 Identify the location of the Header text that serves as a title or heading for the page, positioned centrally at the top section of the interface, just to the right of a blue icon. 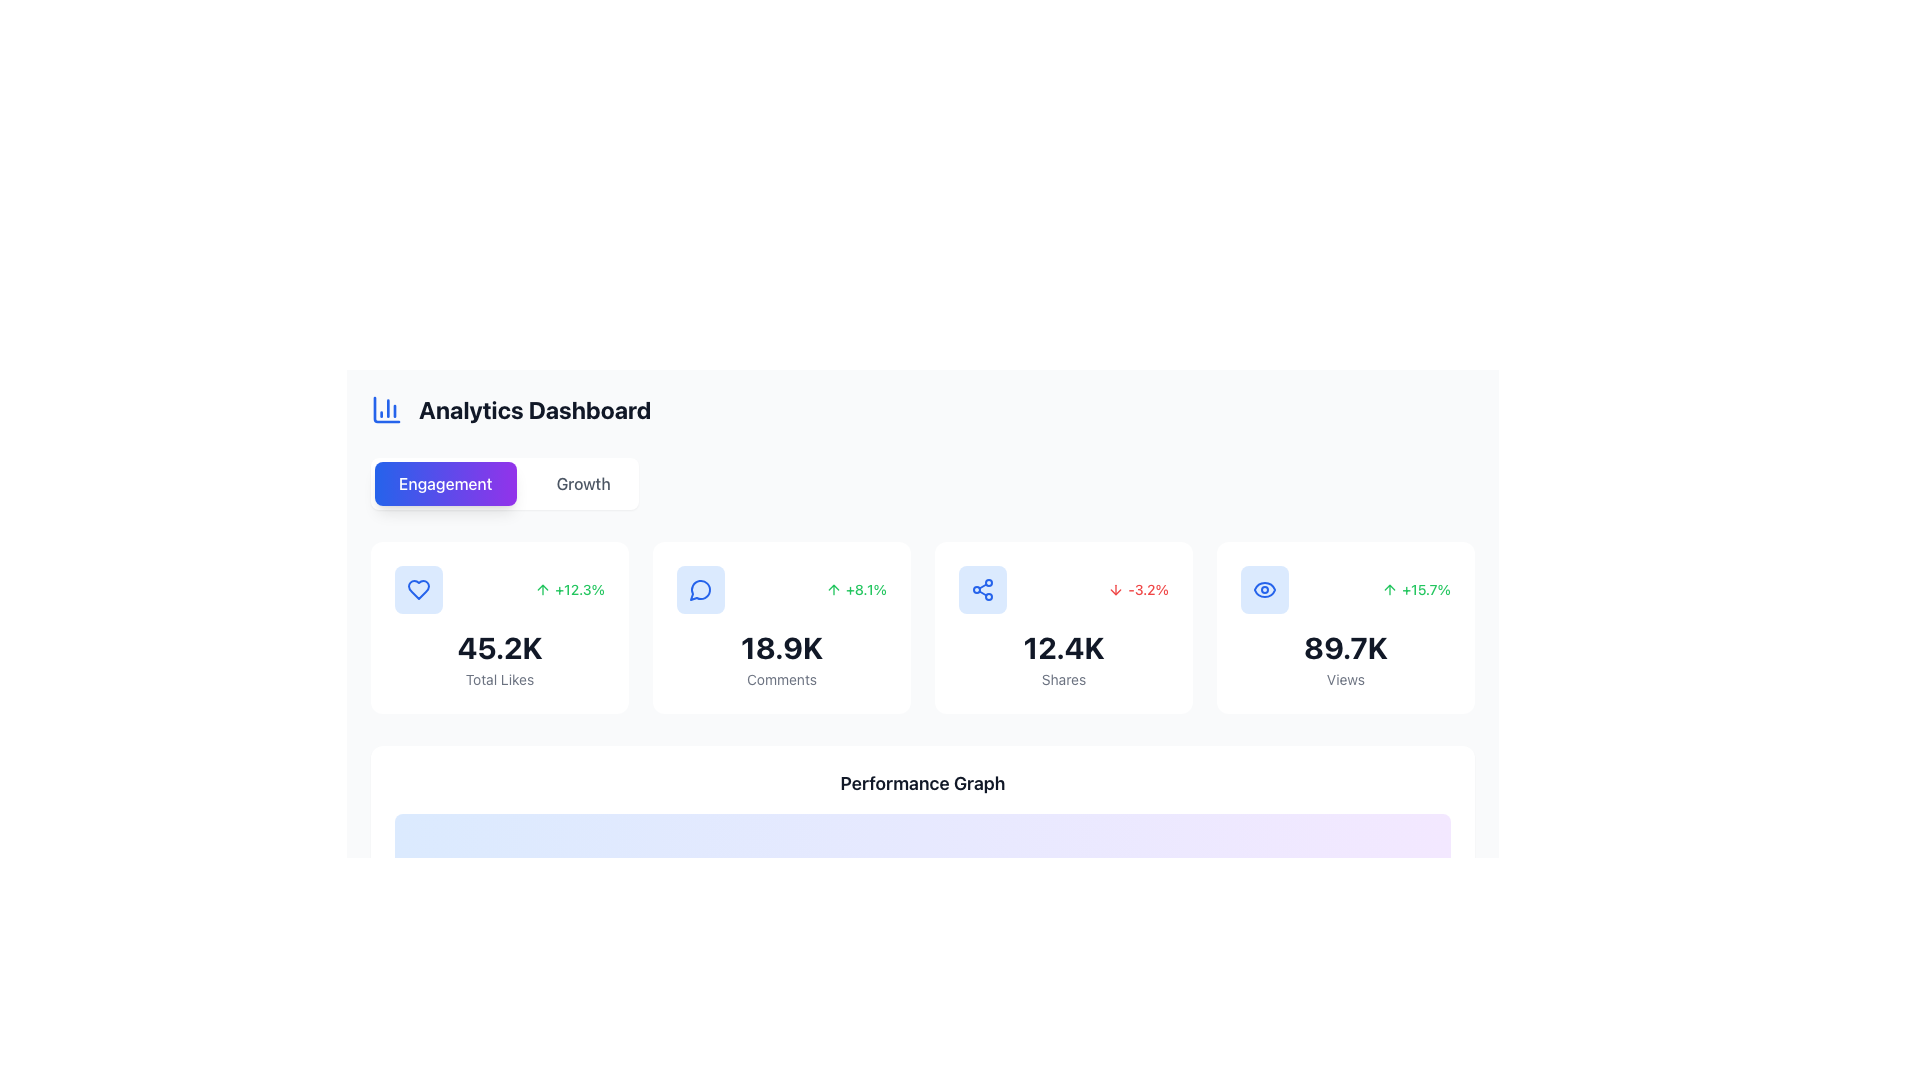
(535, 408).